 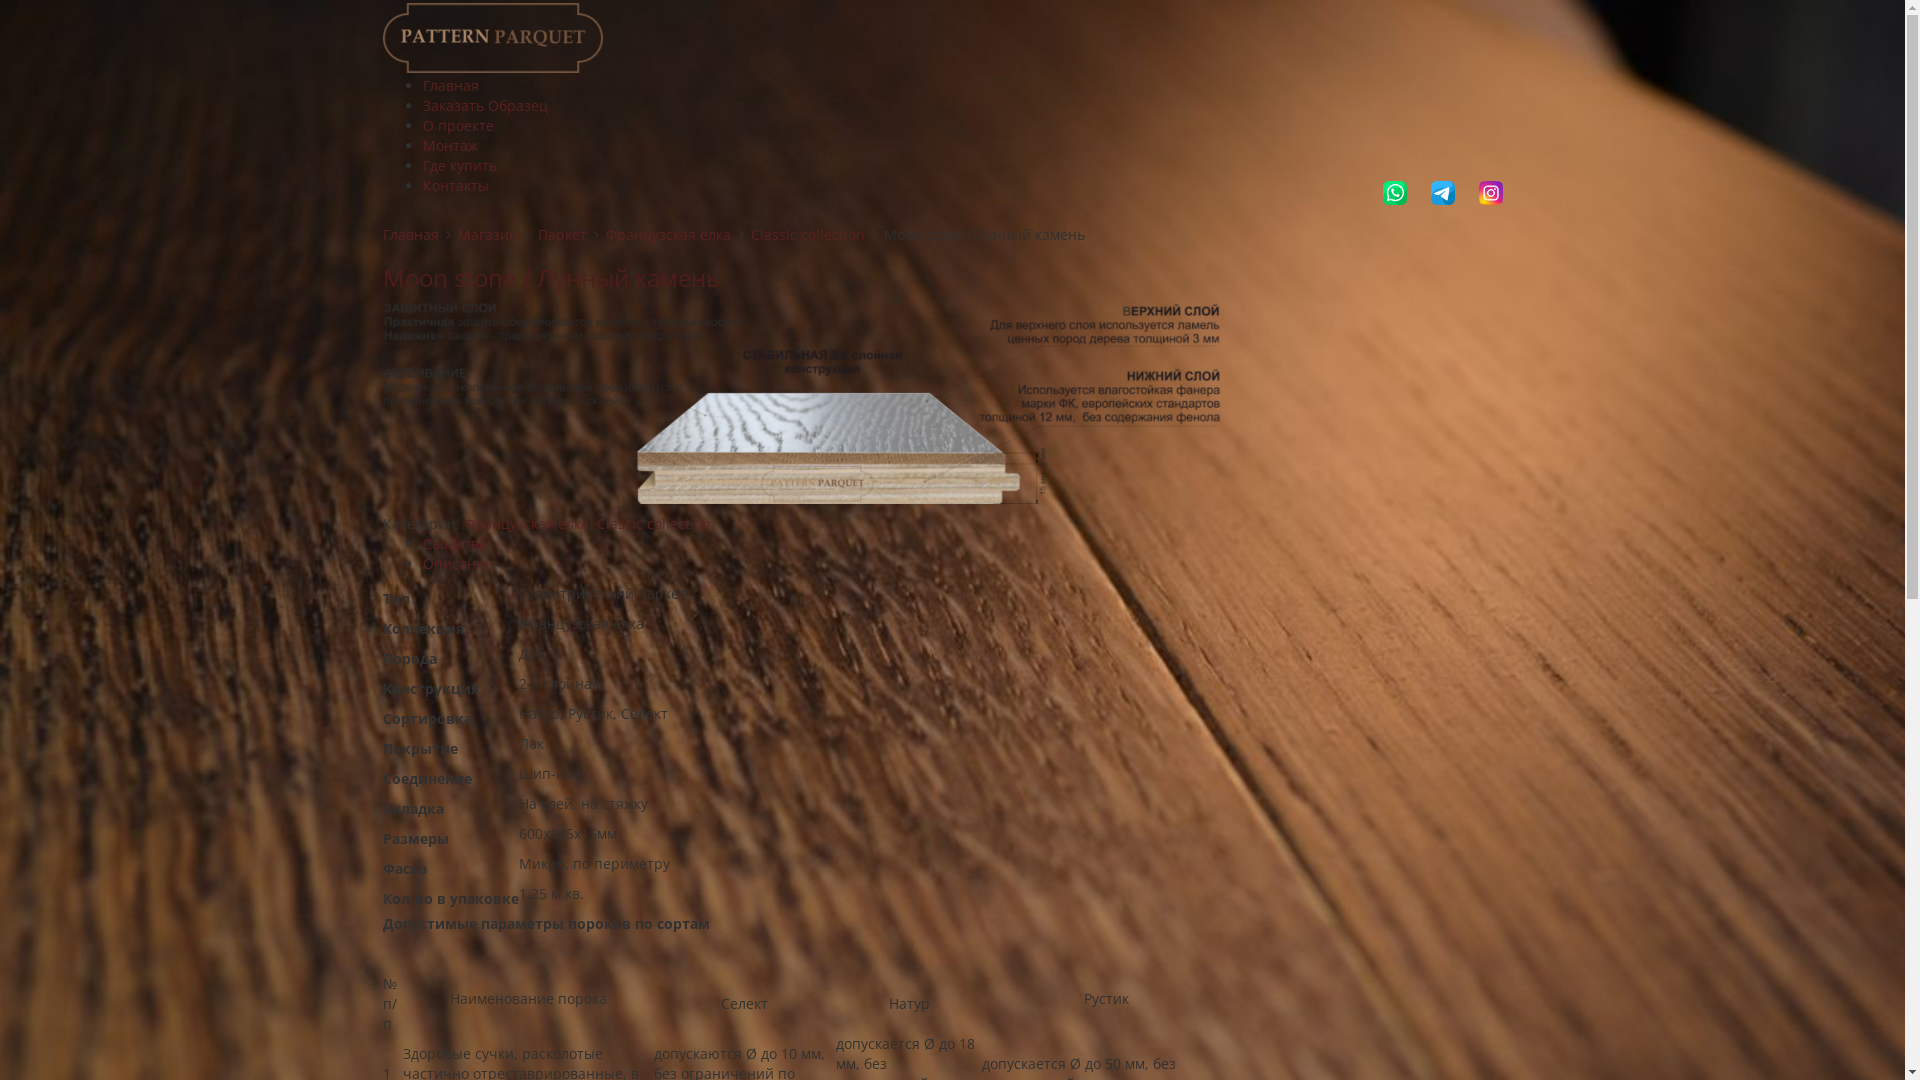 What do you see at coordinates (652, 522) in the screenshot?
I see `'Classic collection'` at bounding box center [652, 522].